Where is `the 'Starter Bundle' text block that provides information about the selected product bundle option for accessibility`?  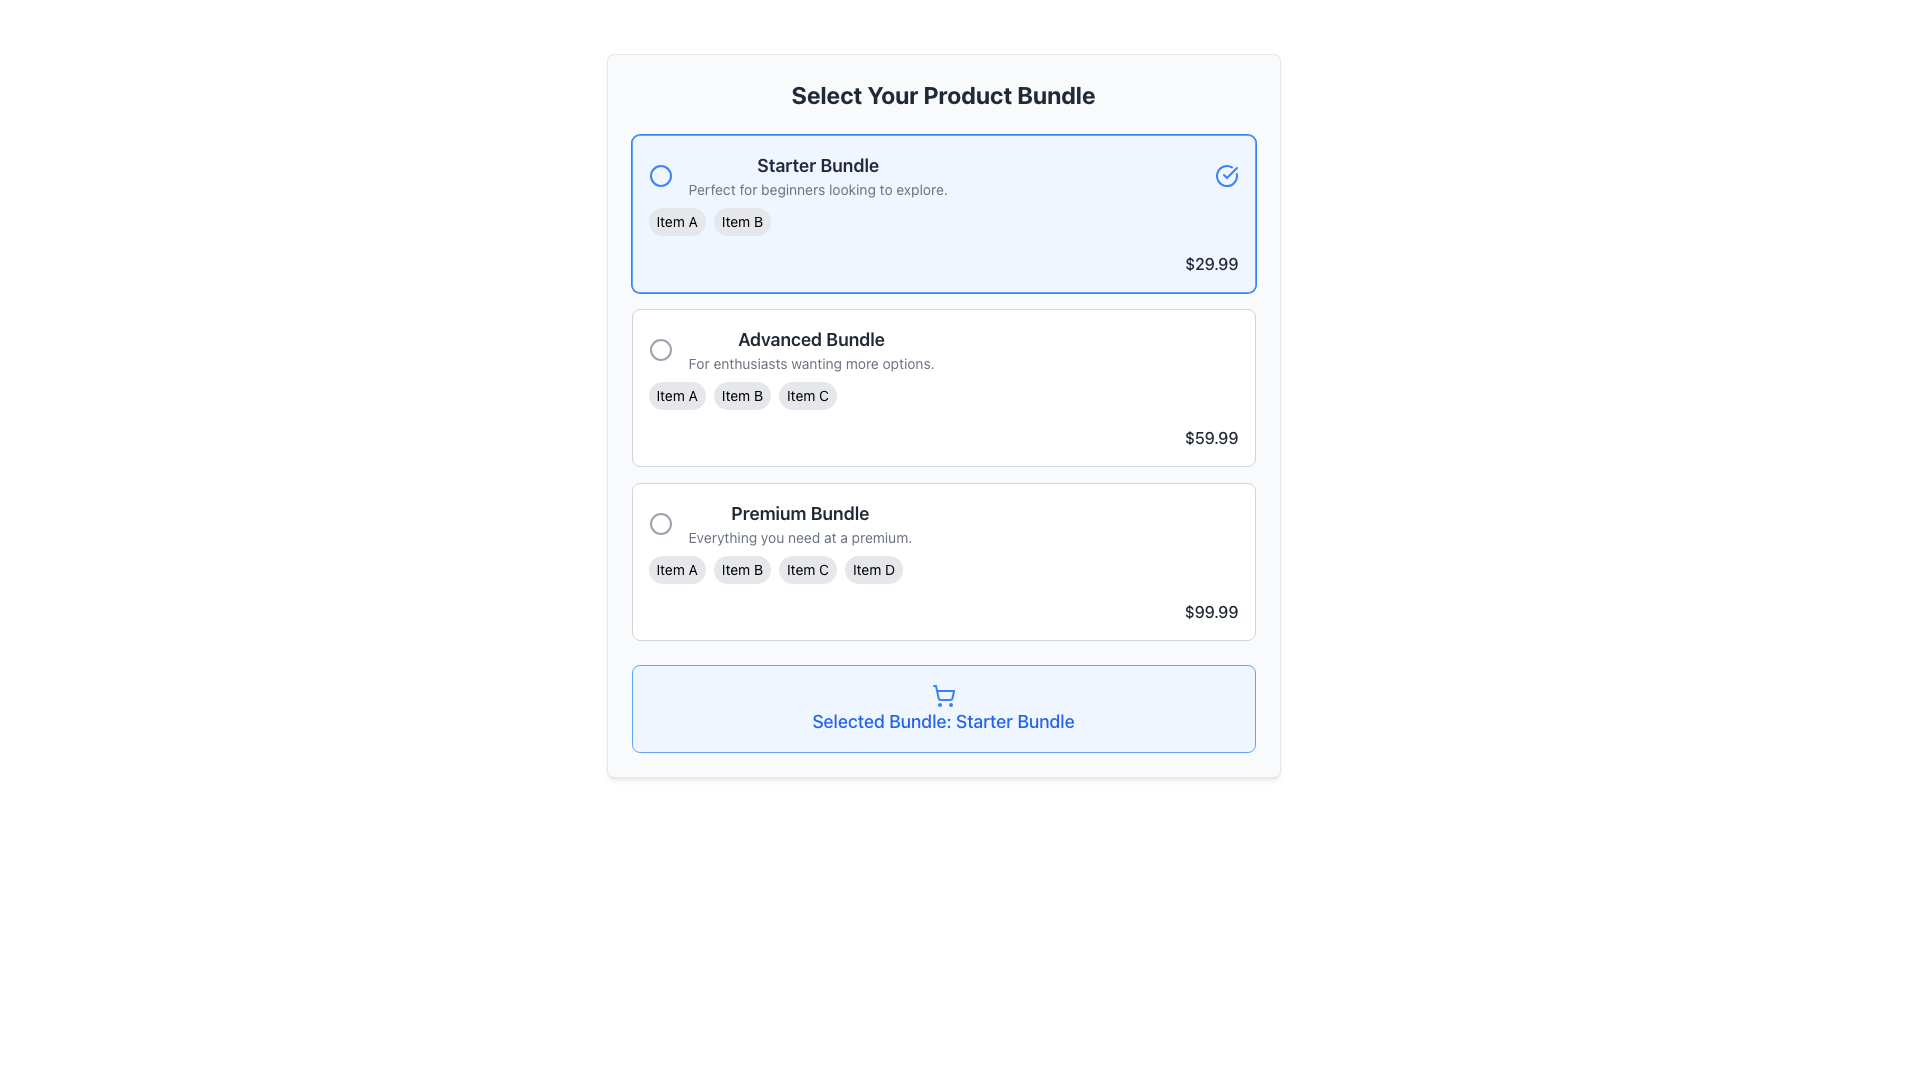 the 'Starter Bundle' text block that provides information about the selected product bundle option for accessibility is located at coordinates (818, 175).